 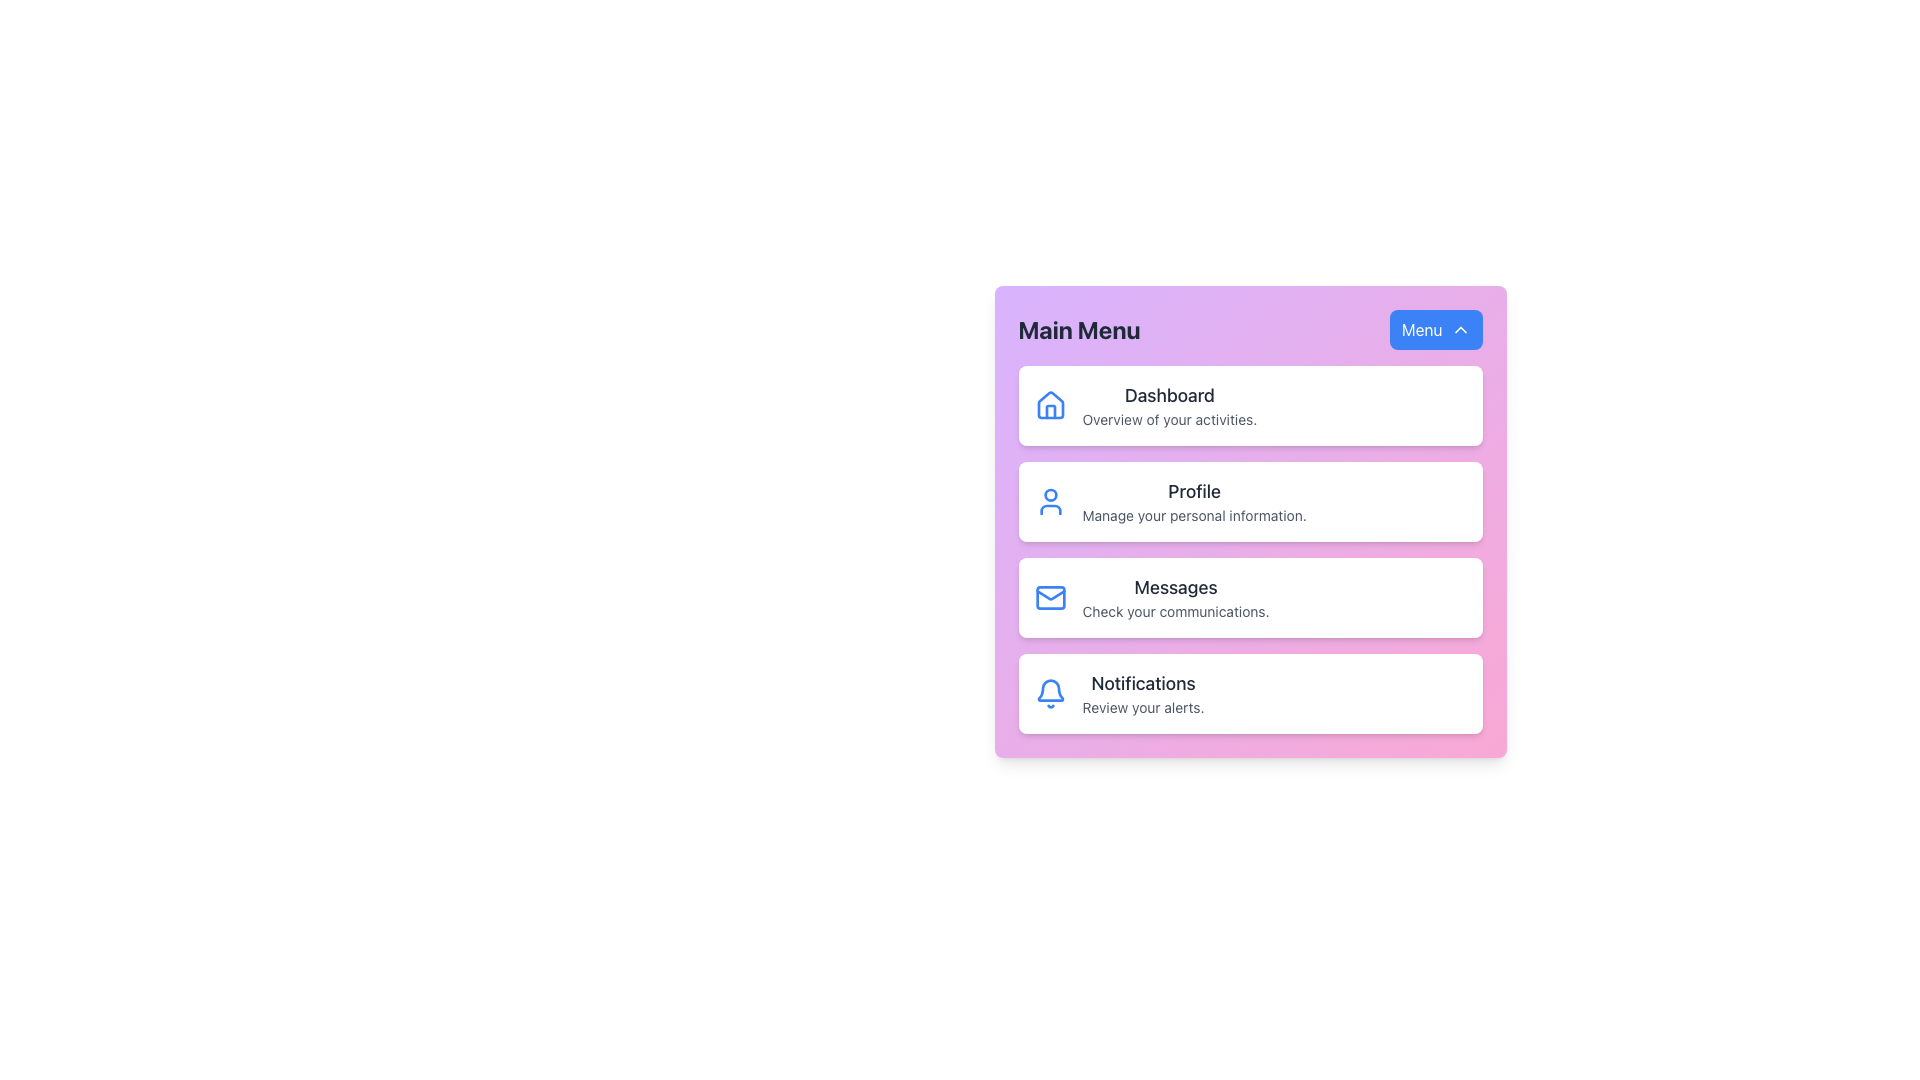 I want to click on the blue bell-shaped icon in the 'Notifications' section, which is located to the left of the 'Notifications' option card at the bottom of the vertically stacked menu, so click(x=1049, y=689).